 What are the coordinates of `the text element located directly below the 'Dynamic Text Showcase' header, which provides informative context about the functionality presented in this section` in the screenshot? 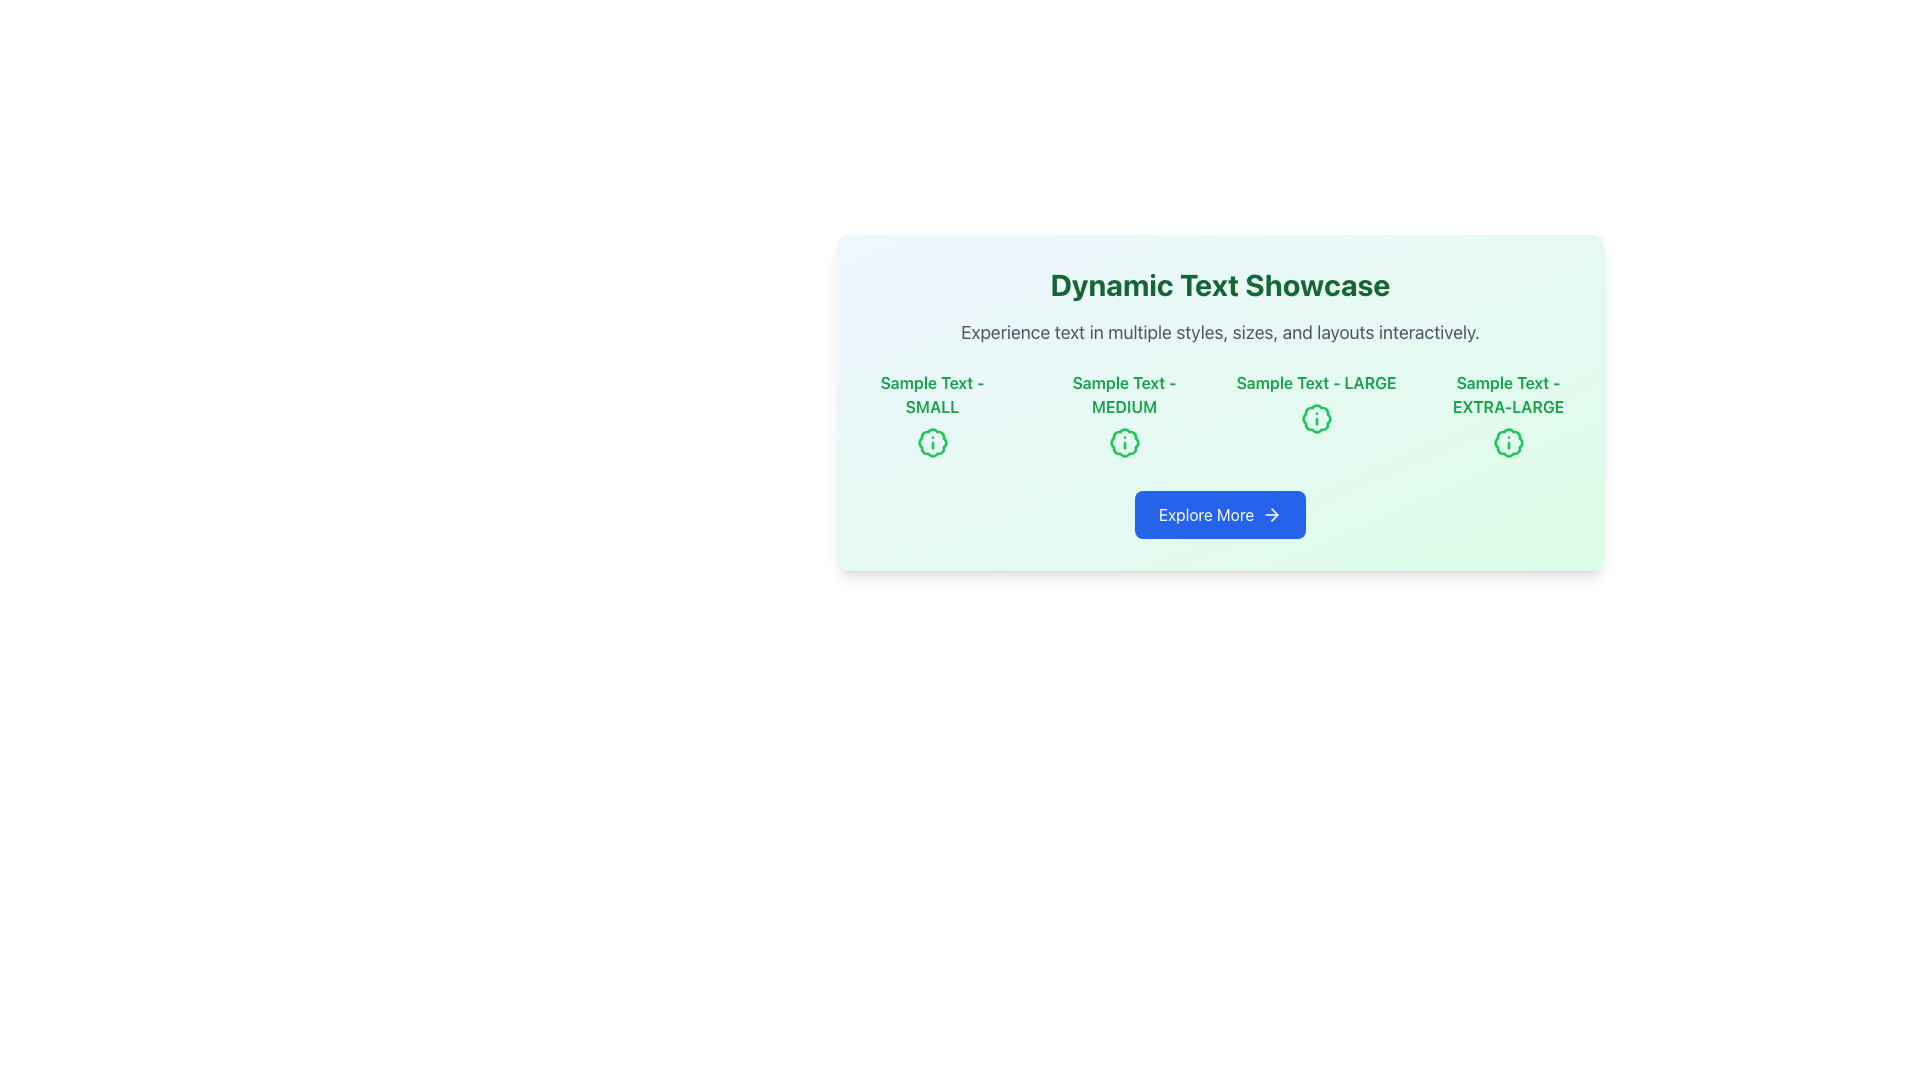 It's located at (1219, 331).